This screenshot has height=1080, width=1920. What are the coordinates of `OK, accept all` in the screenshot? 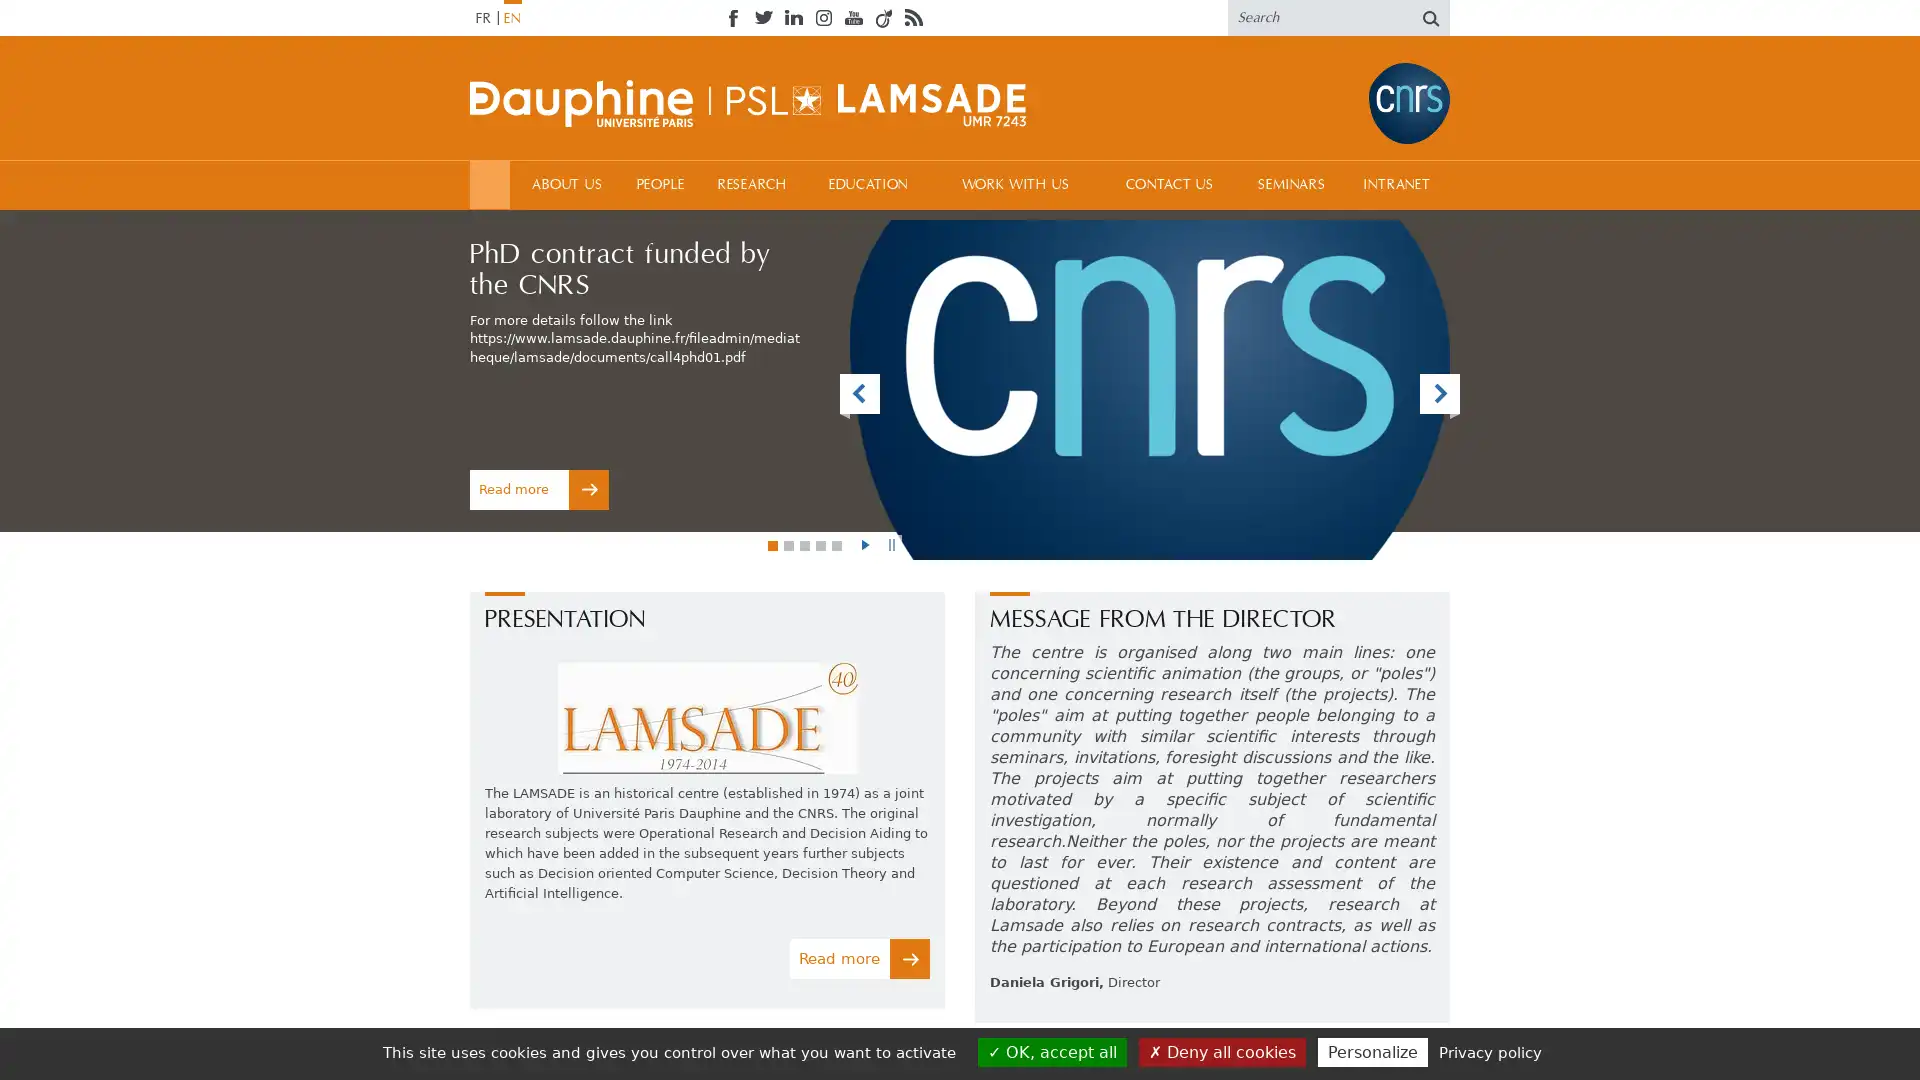 It's located at (1050, 1051).